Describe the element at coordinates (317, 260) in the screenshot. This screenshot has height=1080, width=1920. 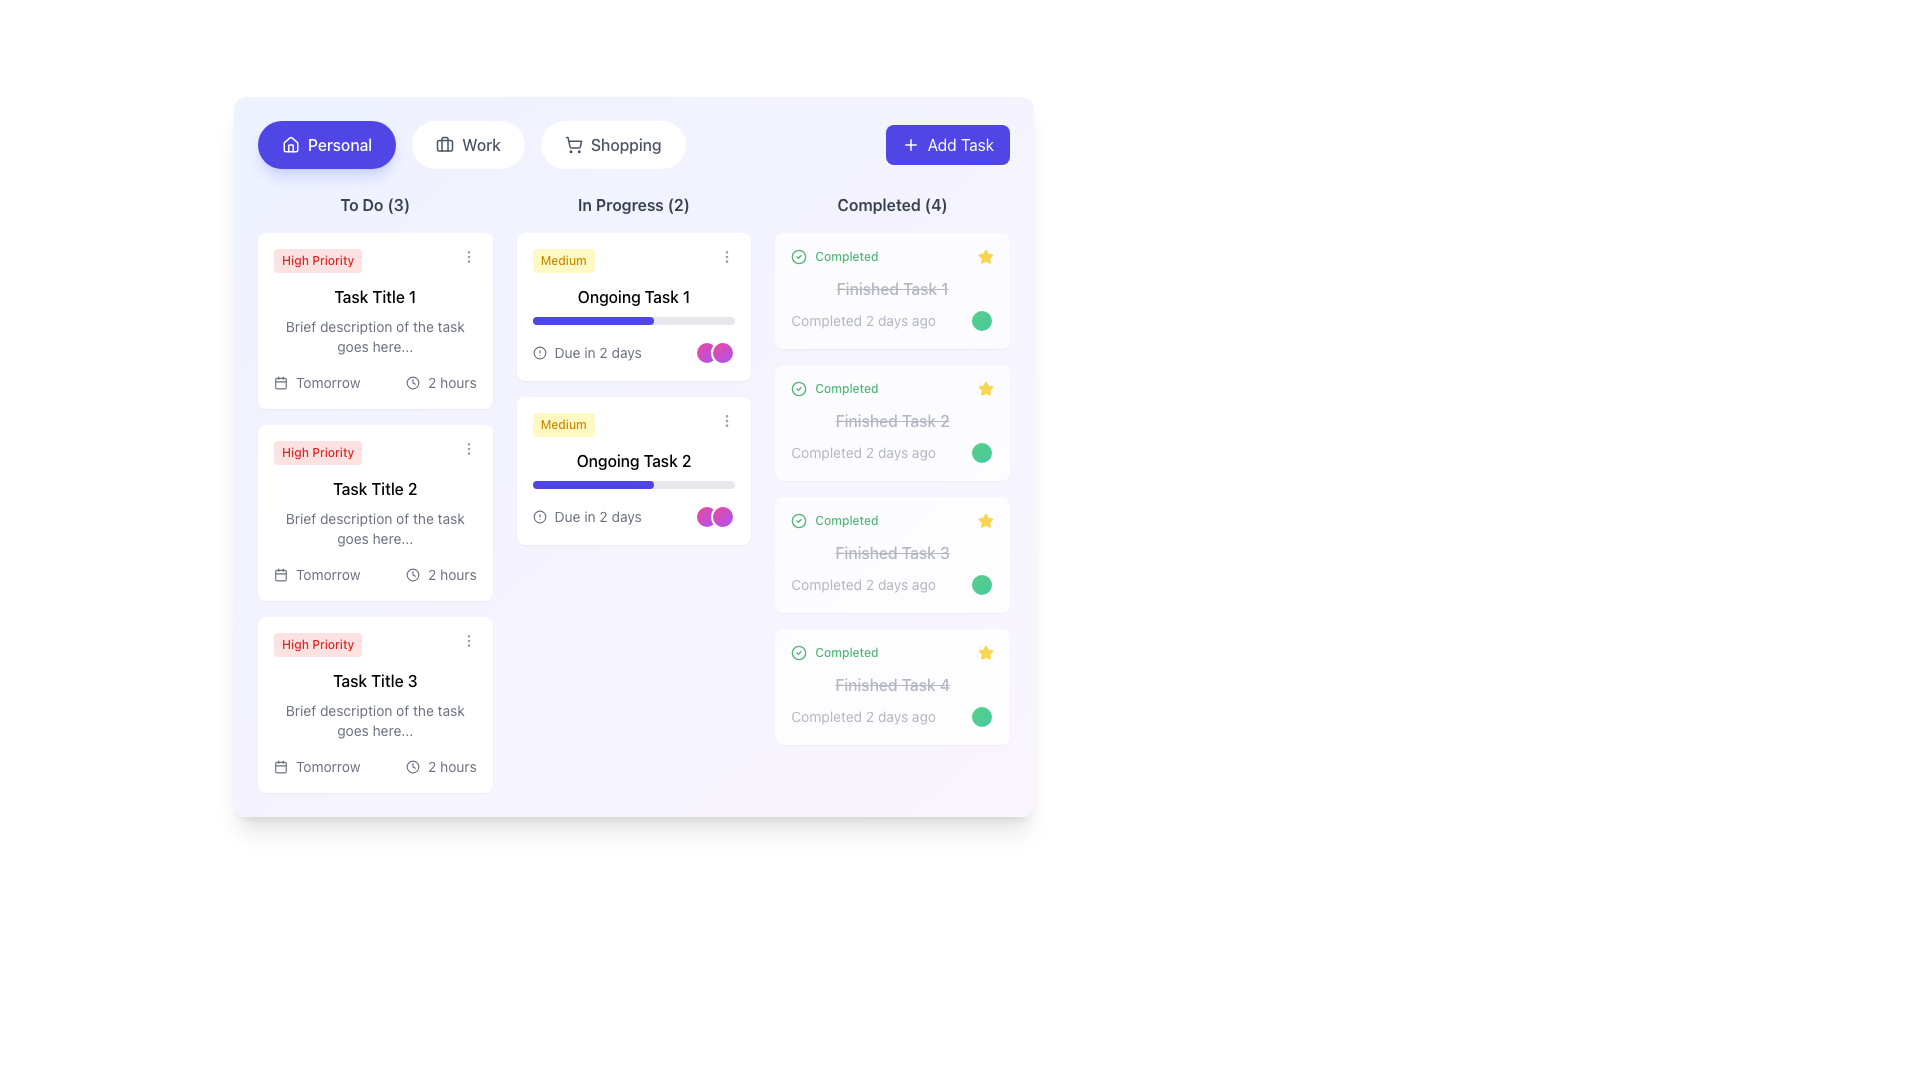
I see `the 'High Priority' label, which is a small, pill-shaped label with a red border and light red background located at the top-left of the first task card in the 'To Do' column` at that location.